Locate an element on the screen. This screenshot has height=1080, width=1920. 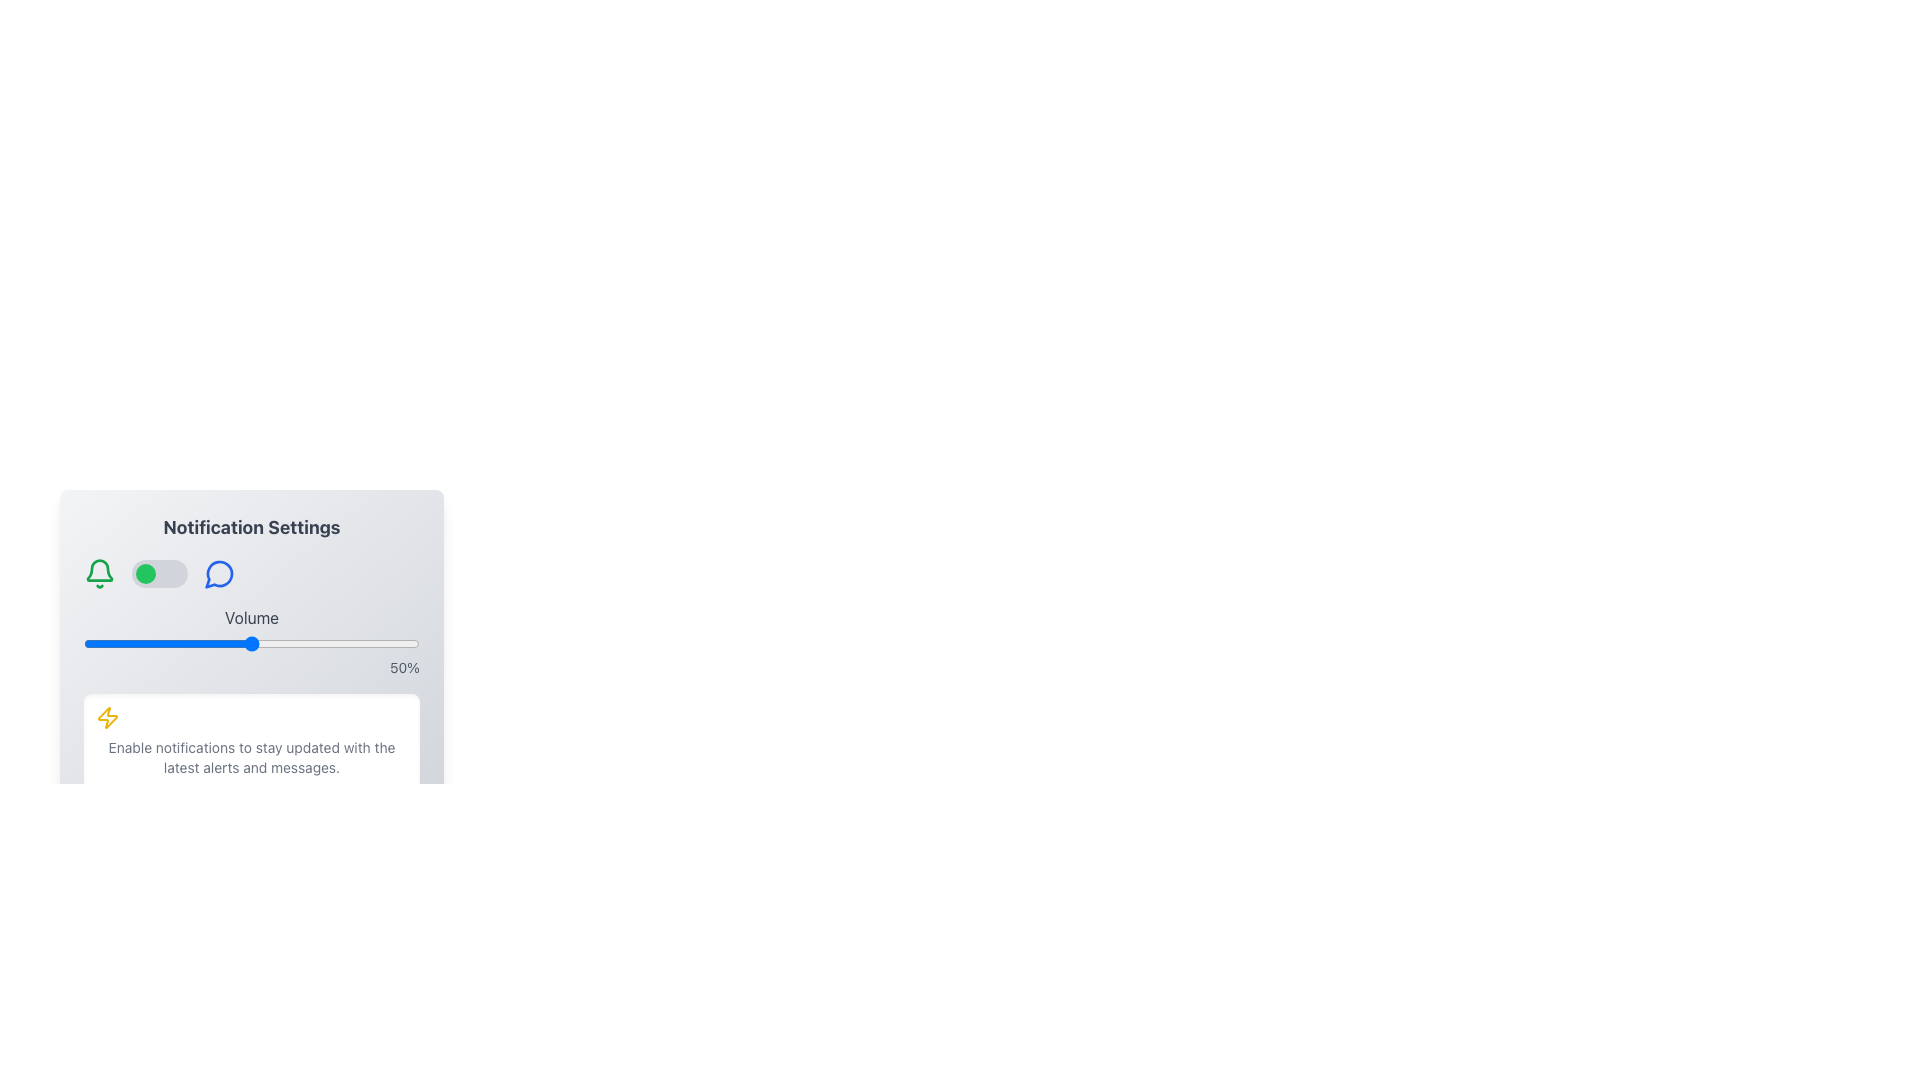
the volume is located at coordinates (133, 644).